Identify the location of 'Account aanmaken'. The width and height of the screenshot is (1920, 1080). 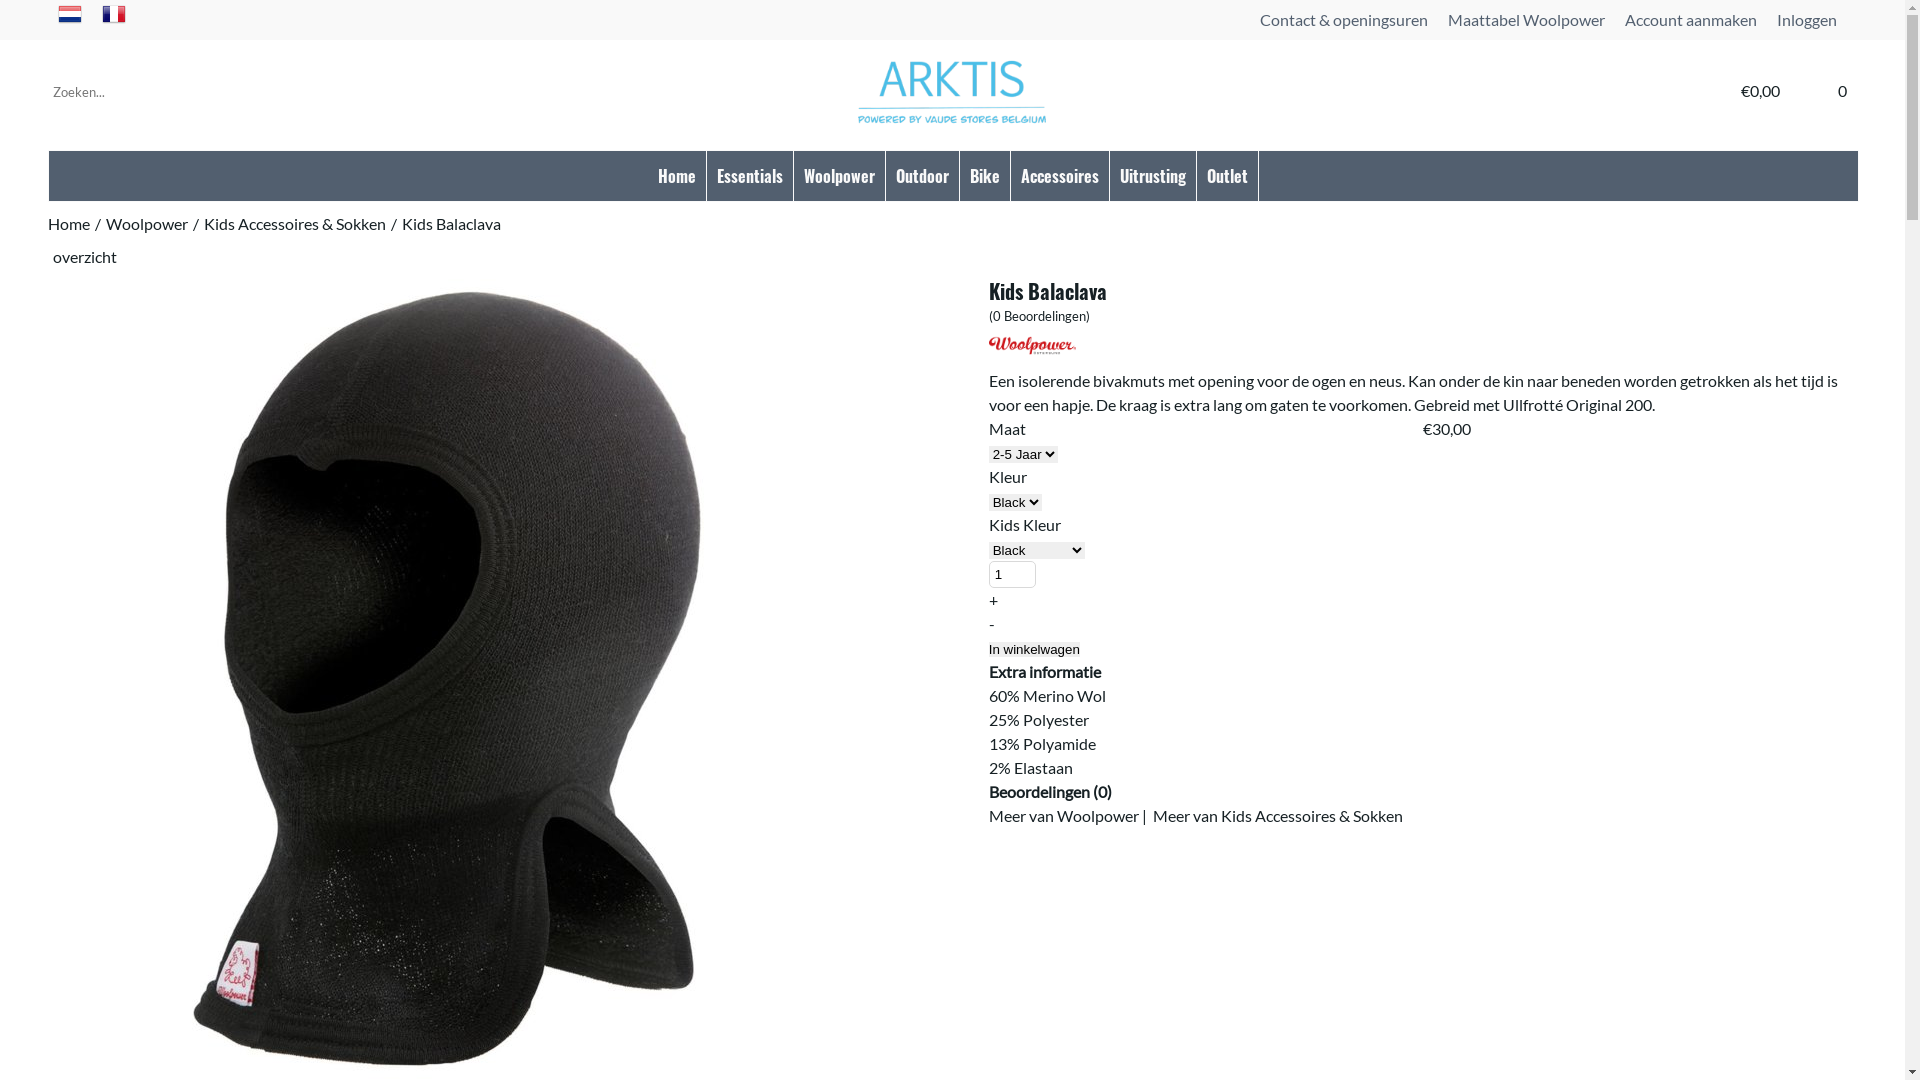
(1689, 19).